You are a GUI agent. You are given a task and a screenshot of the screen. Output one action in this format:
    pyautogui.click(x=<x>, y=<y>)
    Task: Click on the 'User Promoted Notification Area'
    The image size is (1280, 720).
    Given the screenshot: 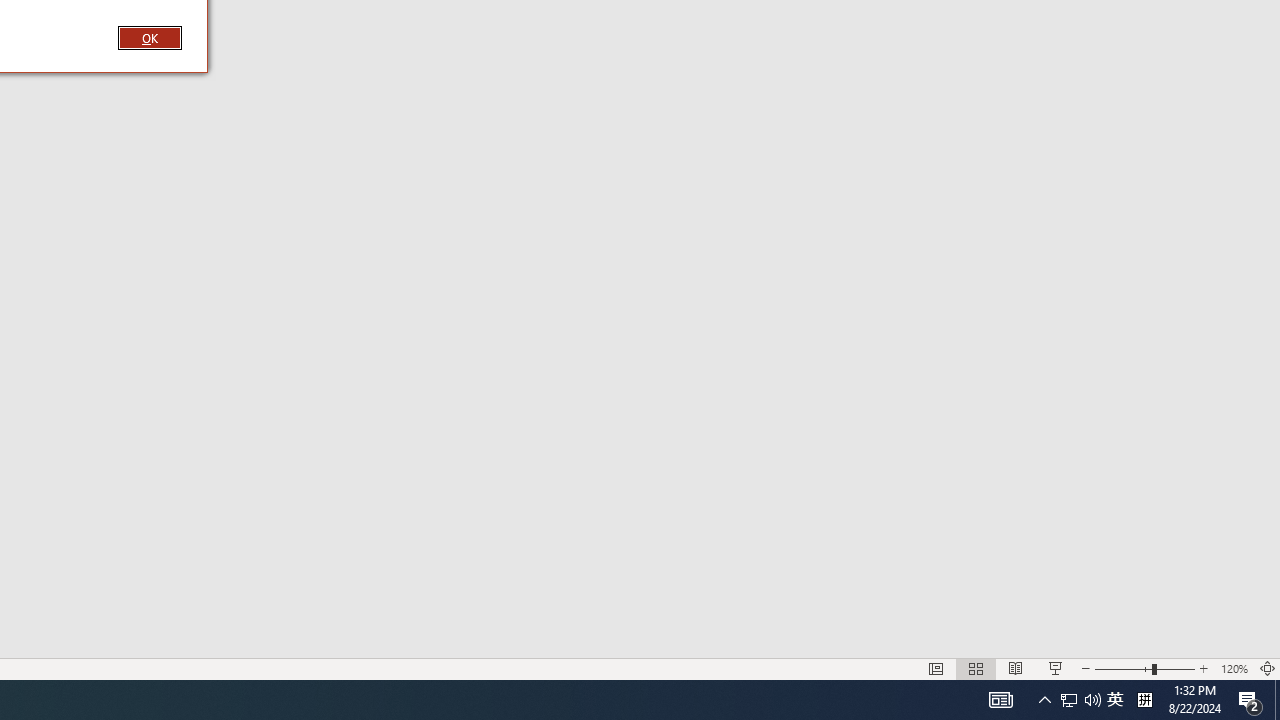 What is the action you would take?
    pyautogui.click(x=1114, y=698)
    